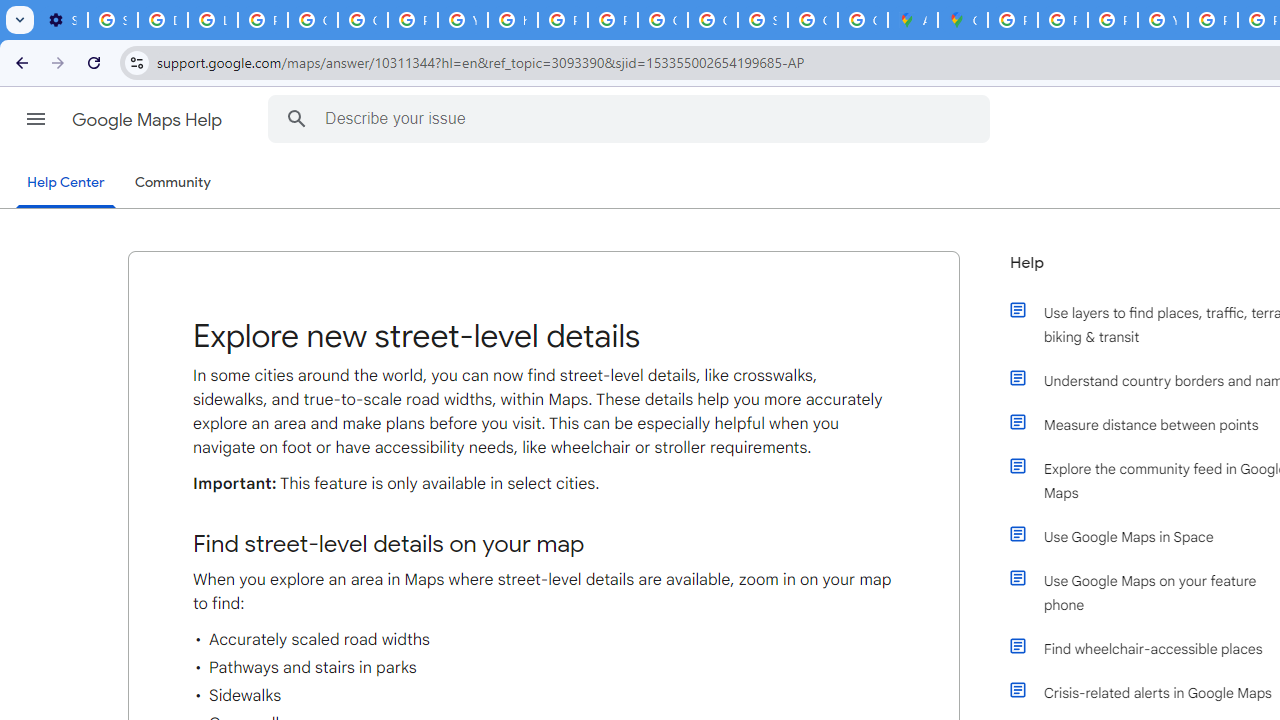 The width and height of the screenshot is (1280, 720). What do you see at coordinates (62, 20) in the screenshot?
I see `'Settings - On startup'` at bounding box center [62, 20].